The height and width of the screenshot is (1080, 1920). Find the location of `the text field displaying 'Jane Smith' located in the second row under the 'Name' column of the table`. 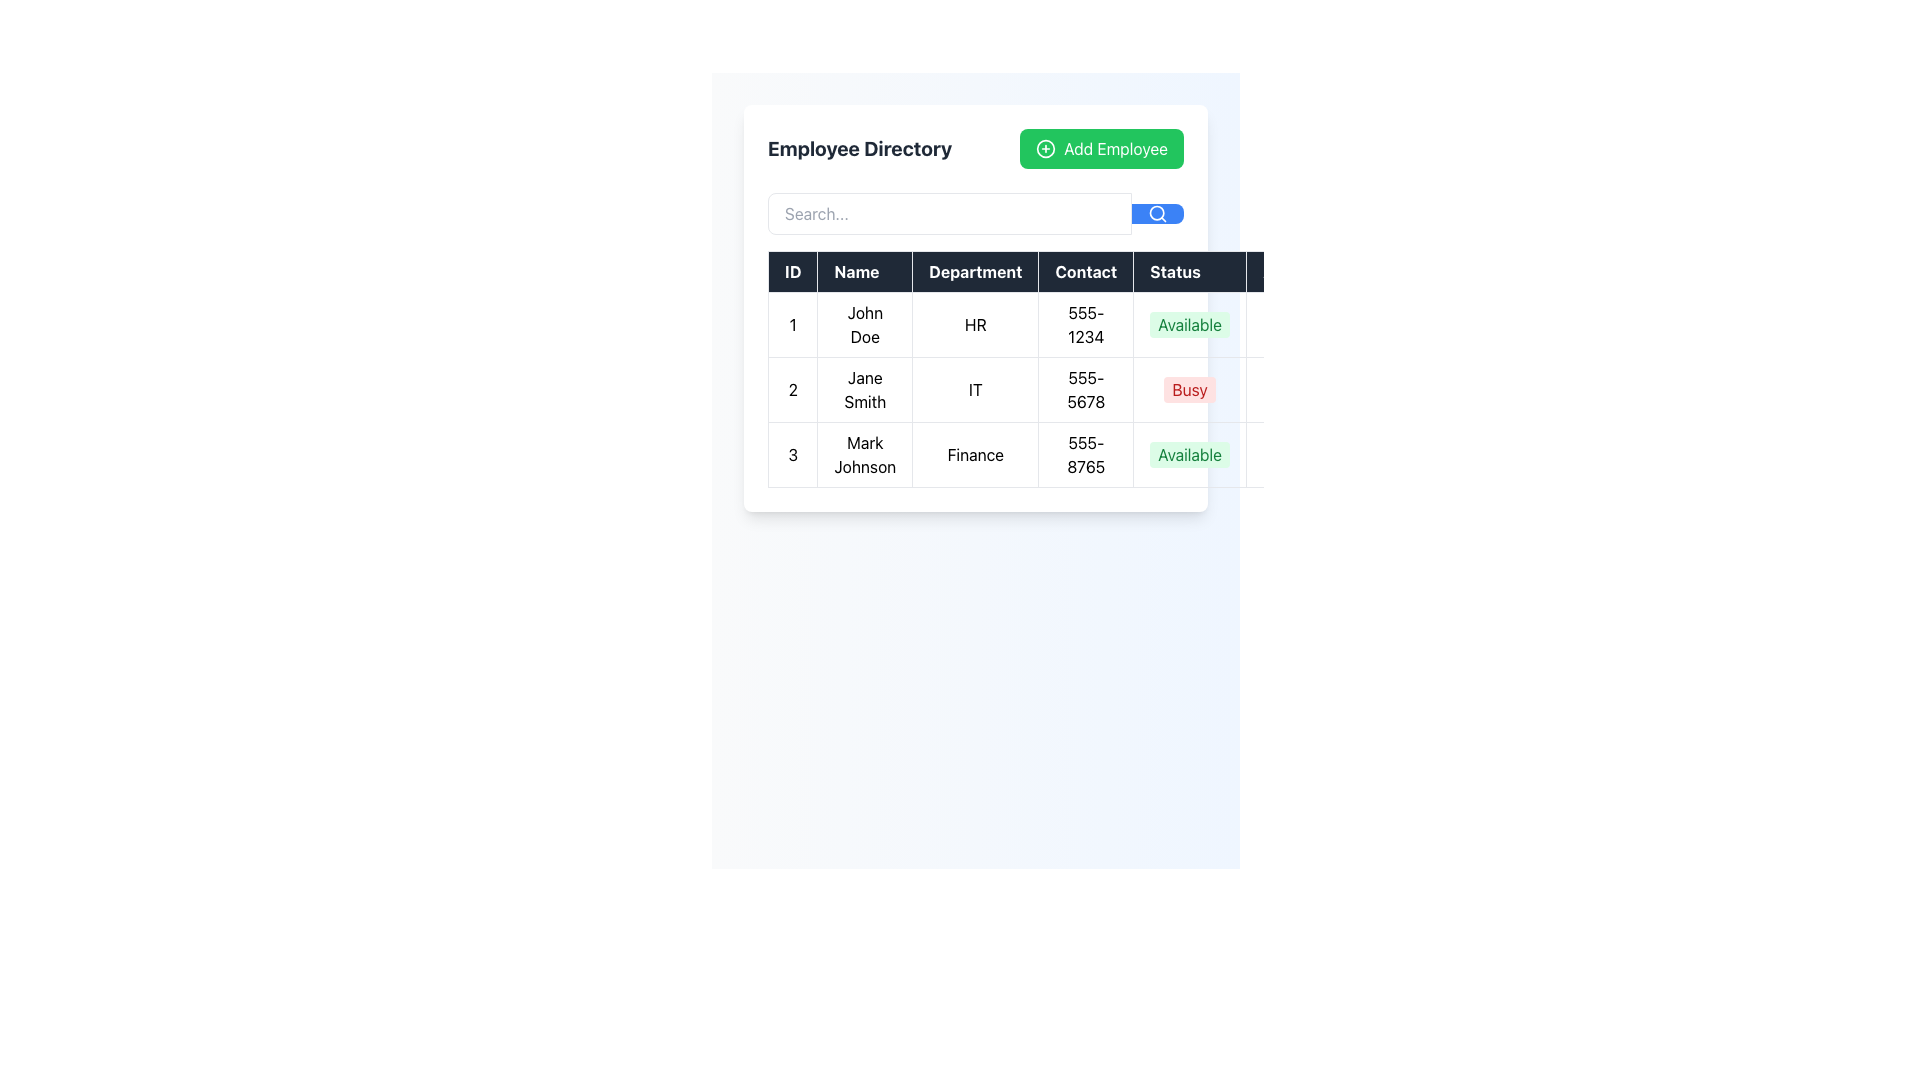

the text field displaying 'Jane Smith' located in the second row under the 'Name' column of the table is located at coordinates (865, 389).